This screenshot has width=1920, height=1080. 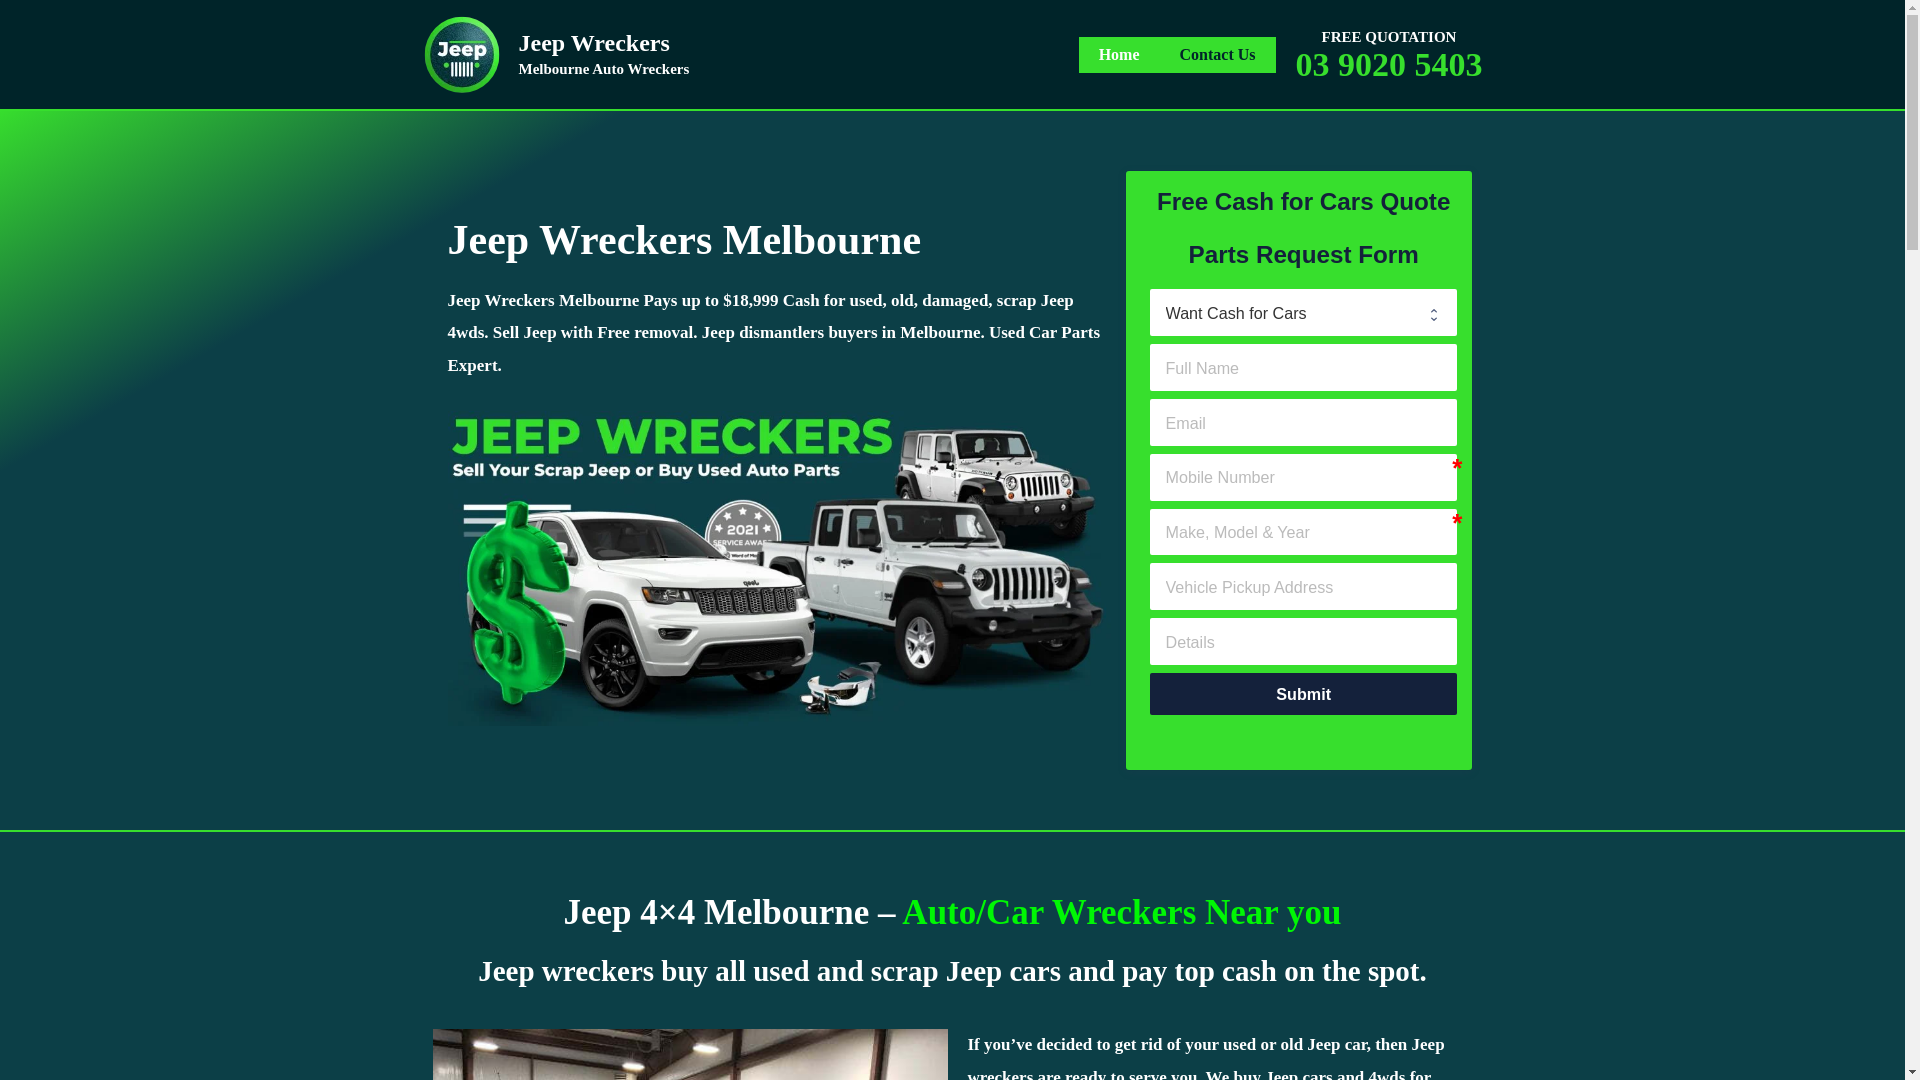 What do you see at coordinates (1217, 53) in the screenshot?
I see `'Contact Us'` at bounding box center [1217, 53].